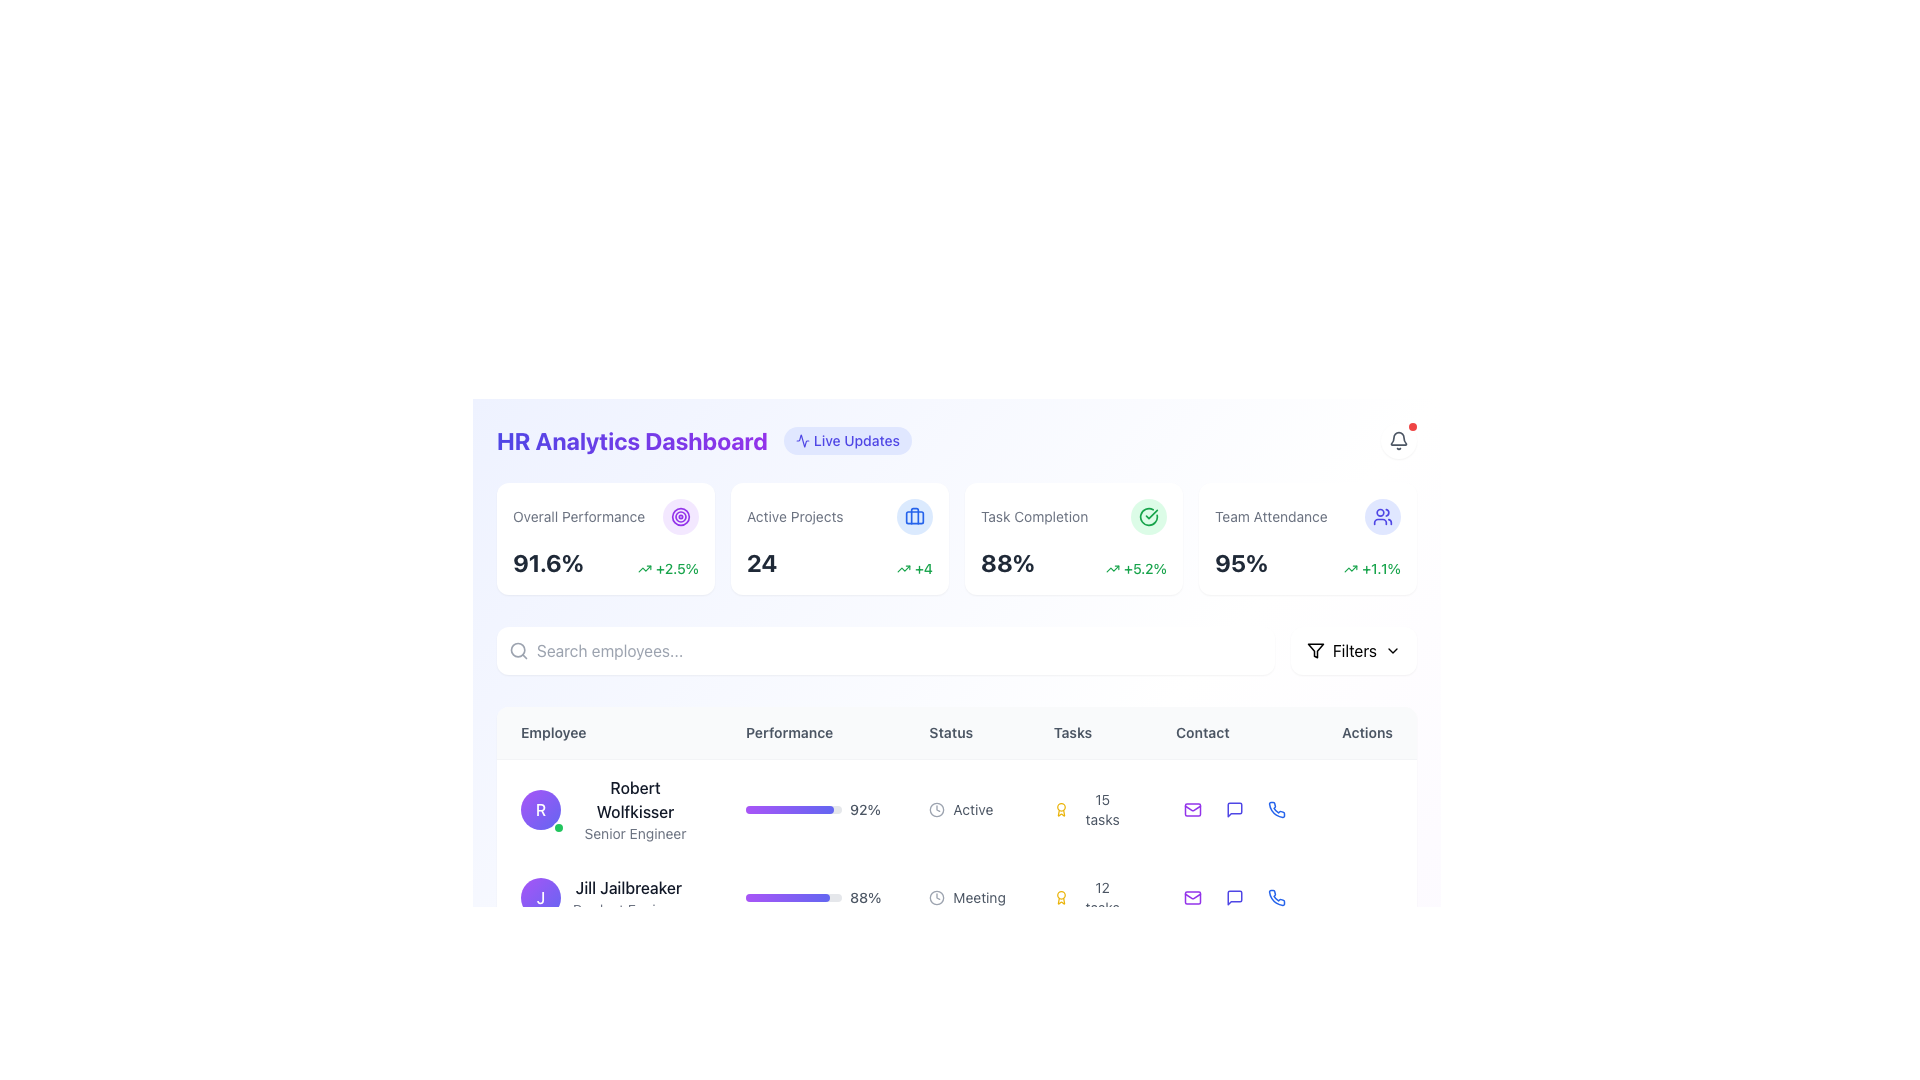 This screenshot has width=1920, height=1080. What do you see at coordinates (608, 808) in the screenshot?
I see `the text block displaying the name 'Robert Wolfkisser' and the subtitle 'Senior Engineer' to select the name` at bounding box center [608, 808].